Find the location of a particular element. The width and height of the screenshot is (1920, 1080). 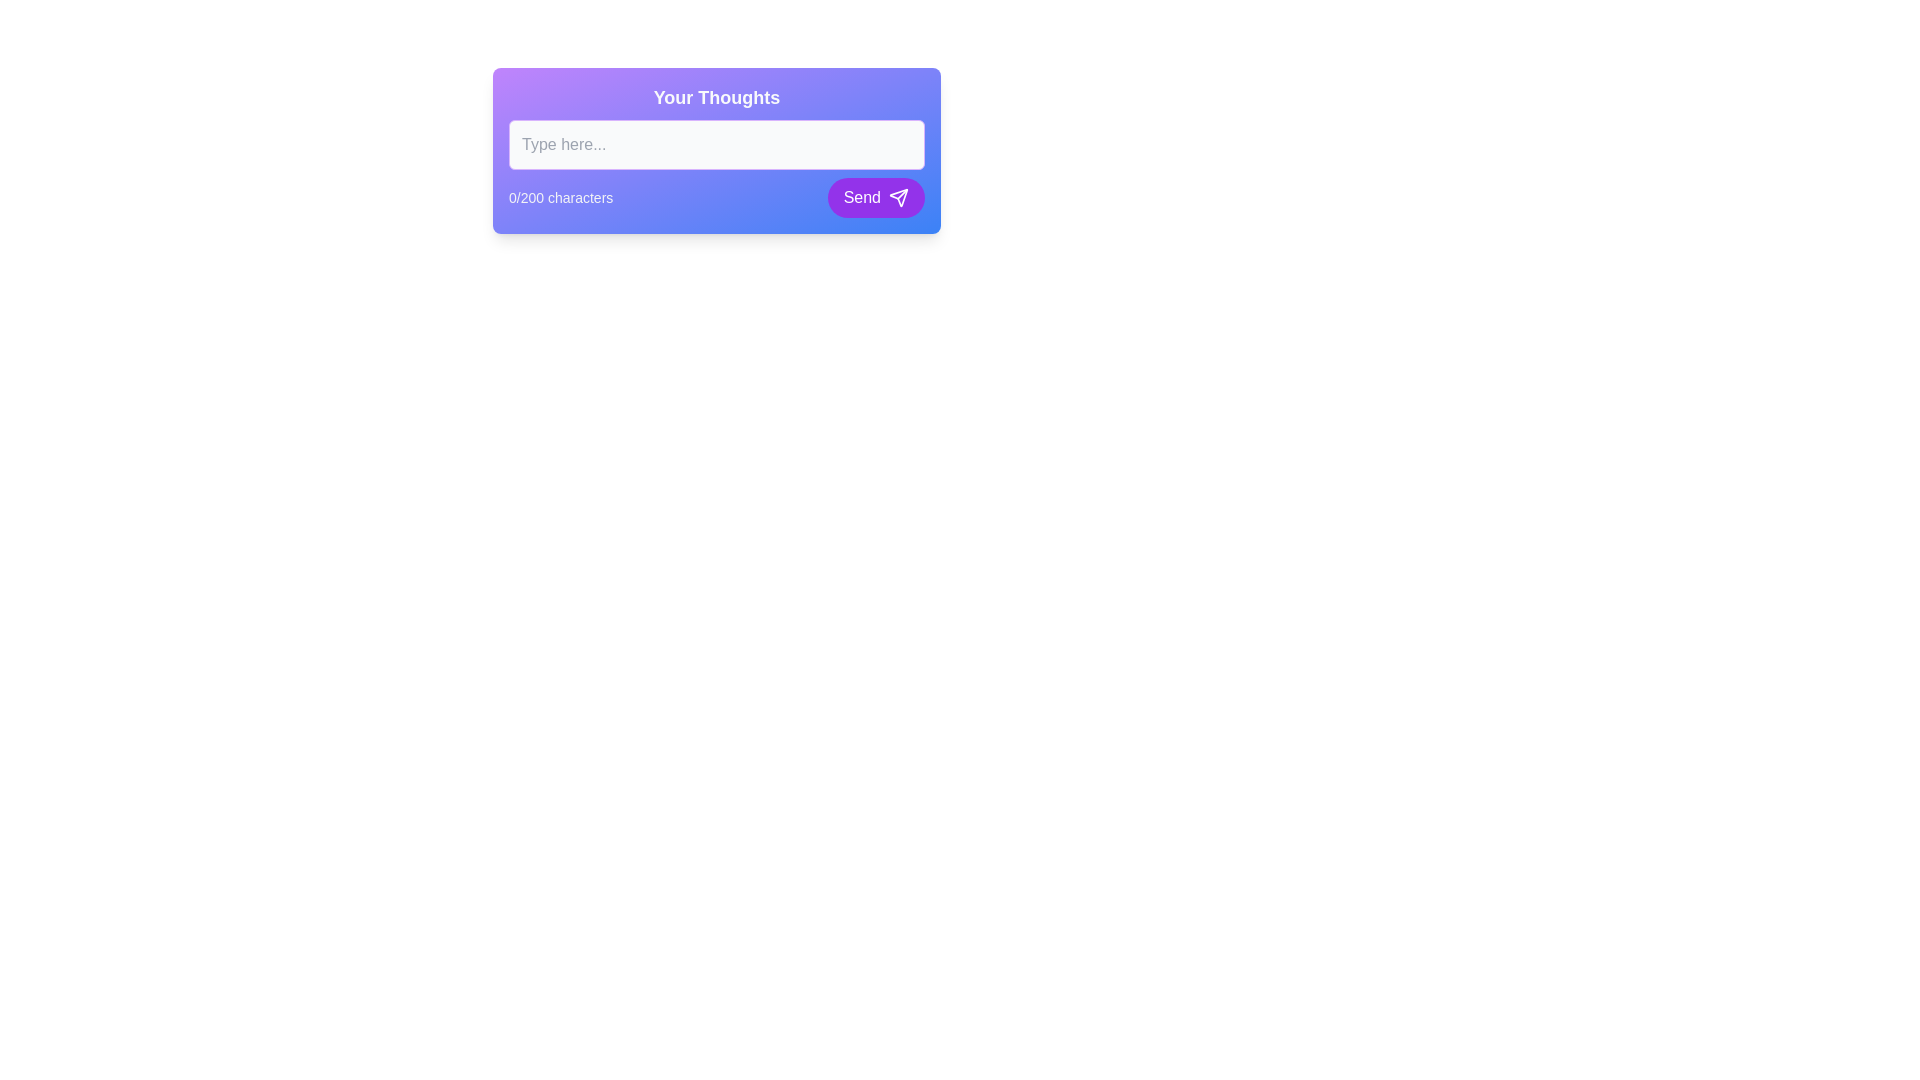

the 'Send' button with a purple gradient background and white text is located at coordinates (876, 197).